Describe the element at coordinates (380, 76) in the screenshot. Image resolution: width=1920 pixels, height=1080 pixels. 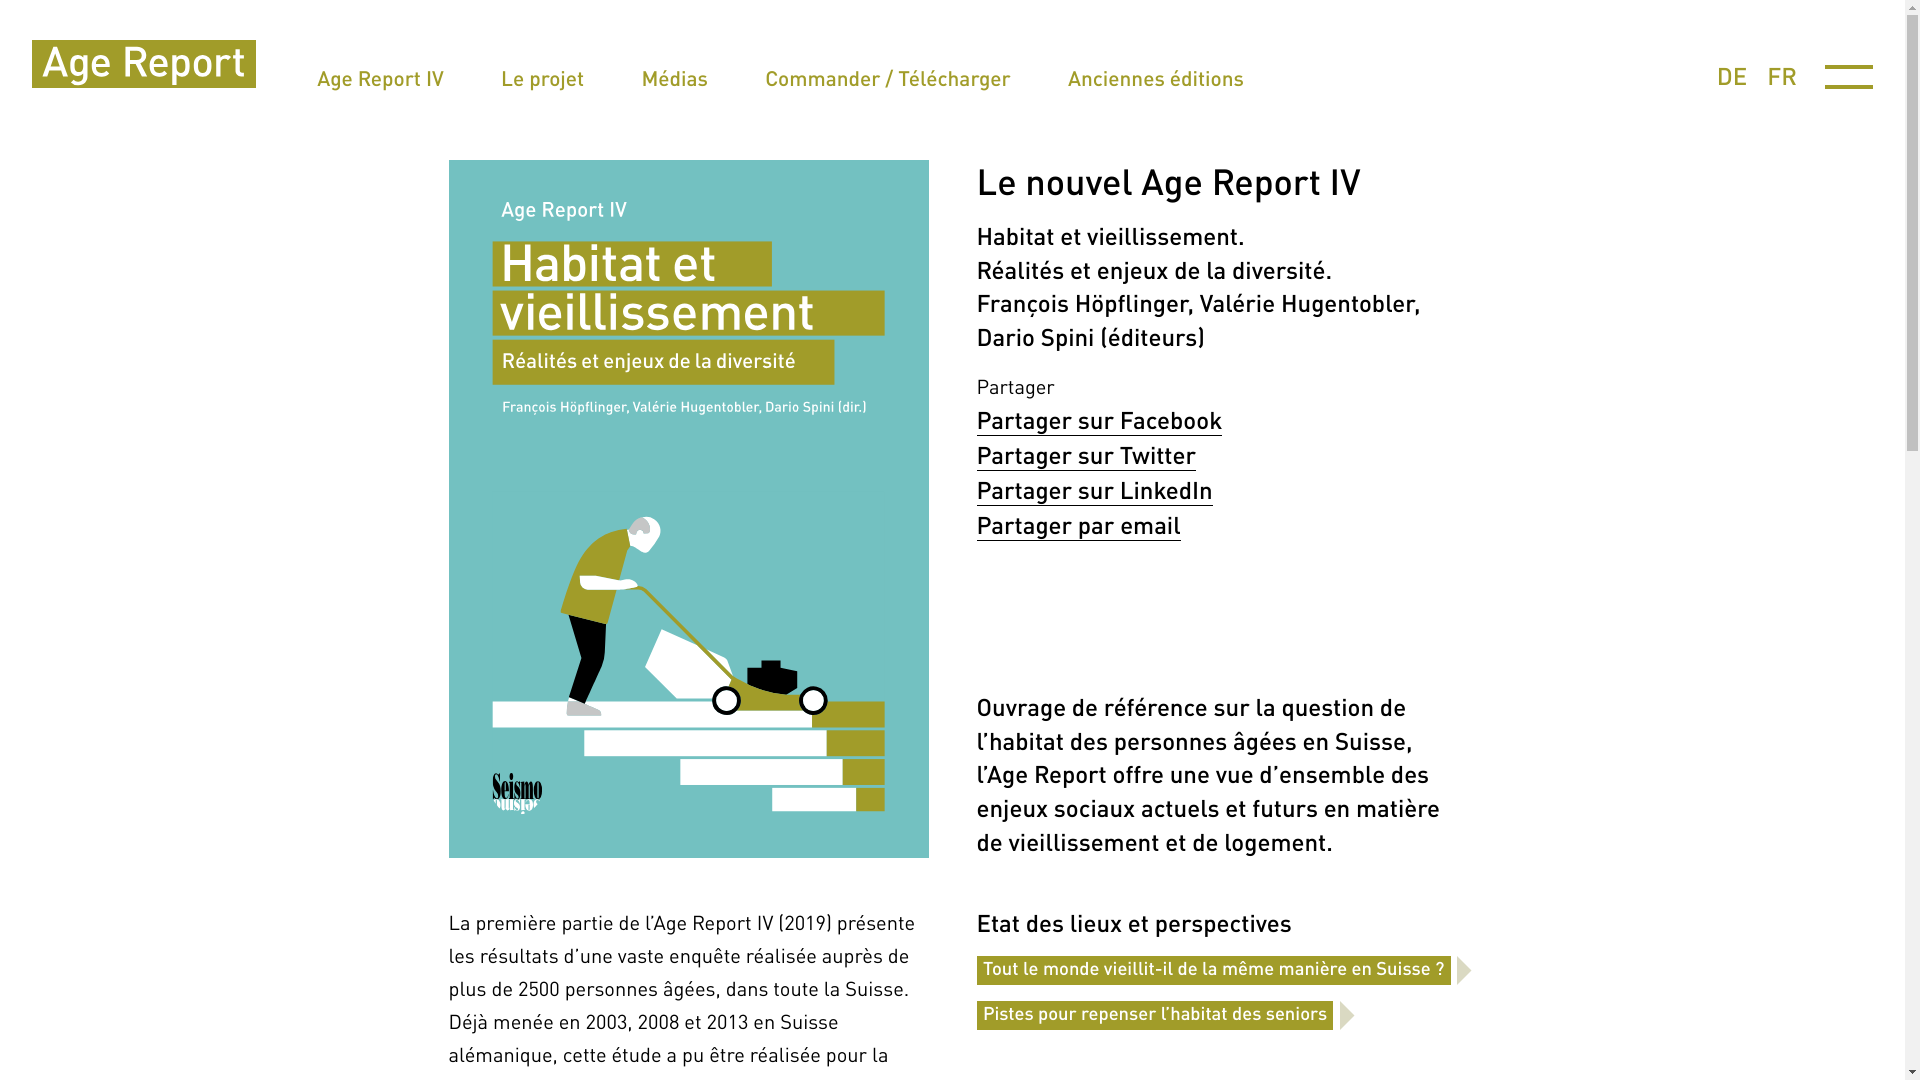
I see `'Age Report IV'` at that location.